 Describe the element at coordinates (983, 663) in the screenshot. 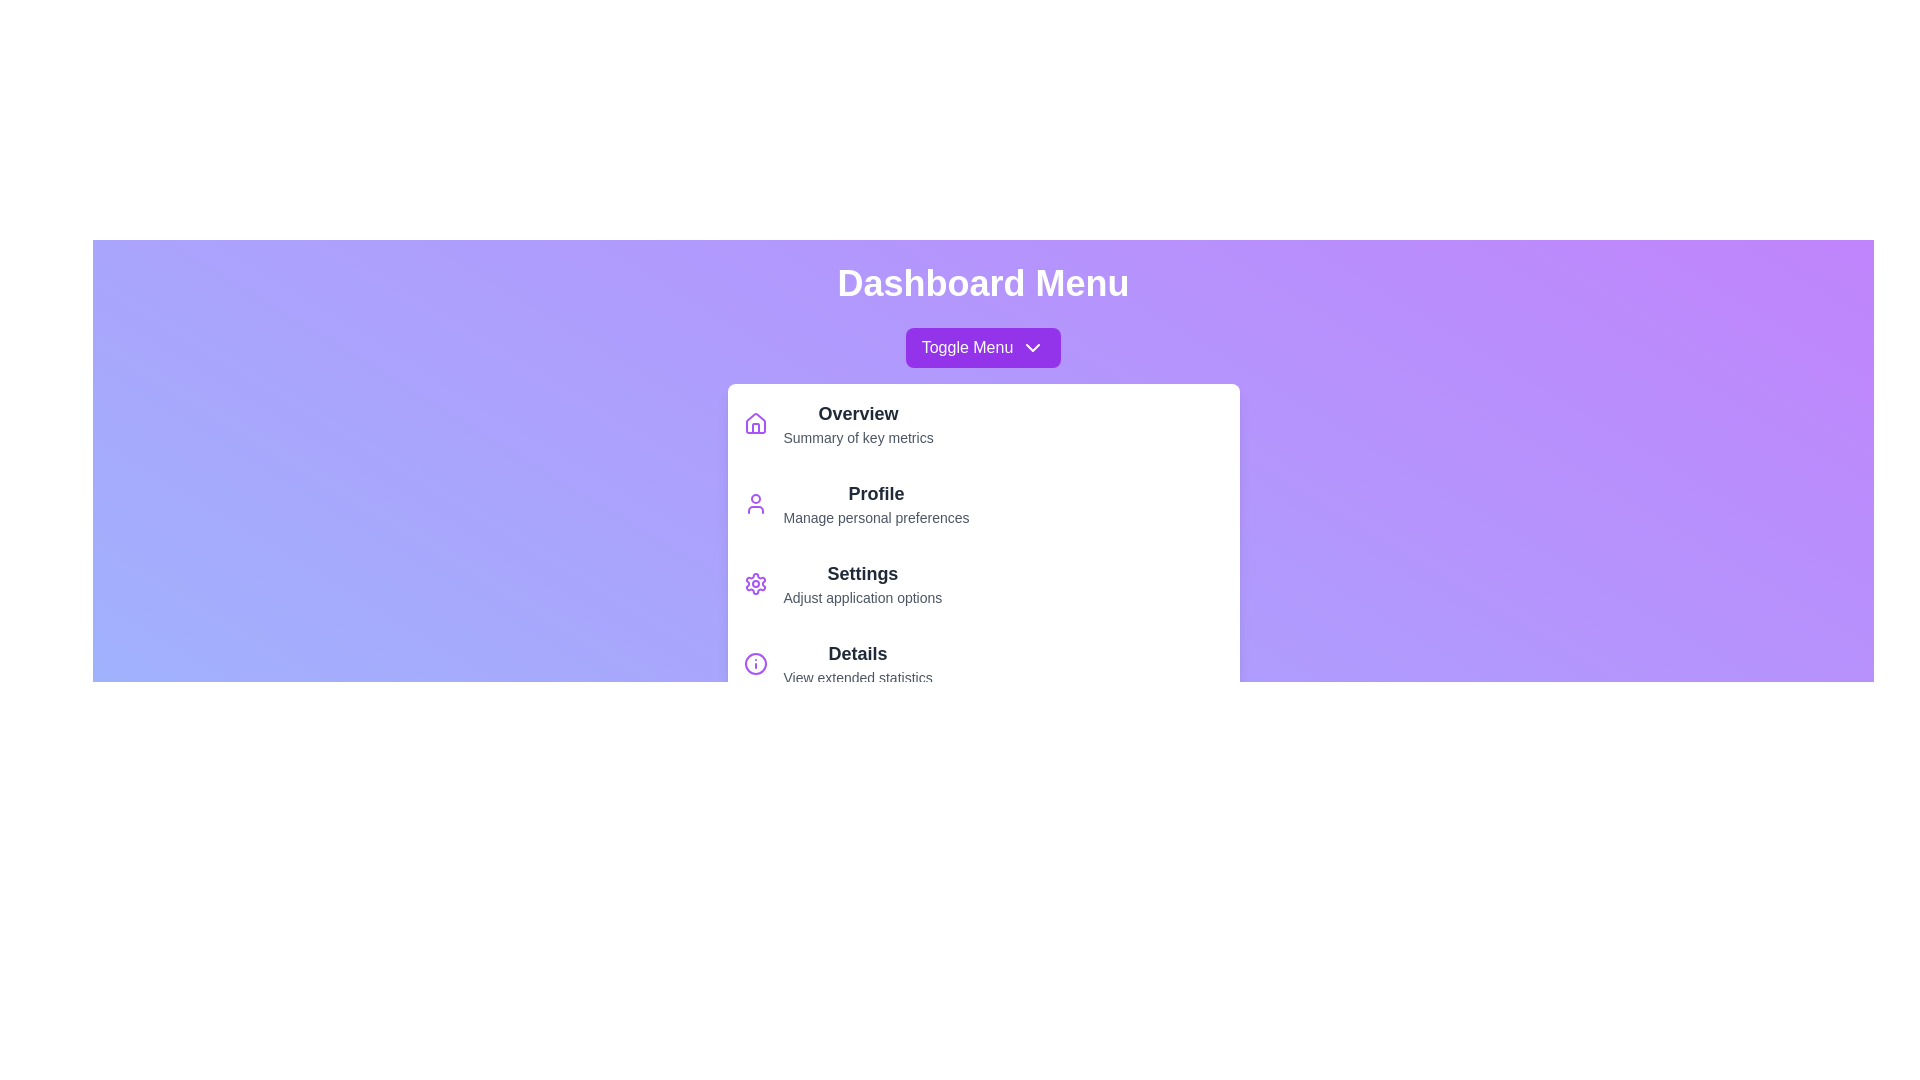

I see `the menu item Details from the menu` at that location.